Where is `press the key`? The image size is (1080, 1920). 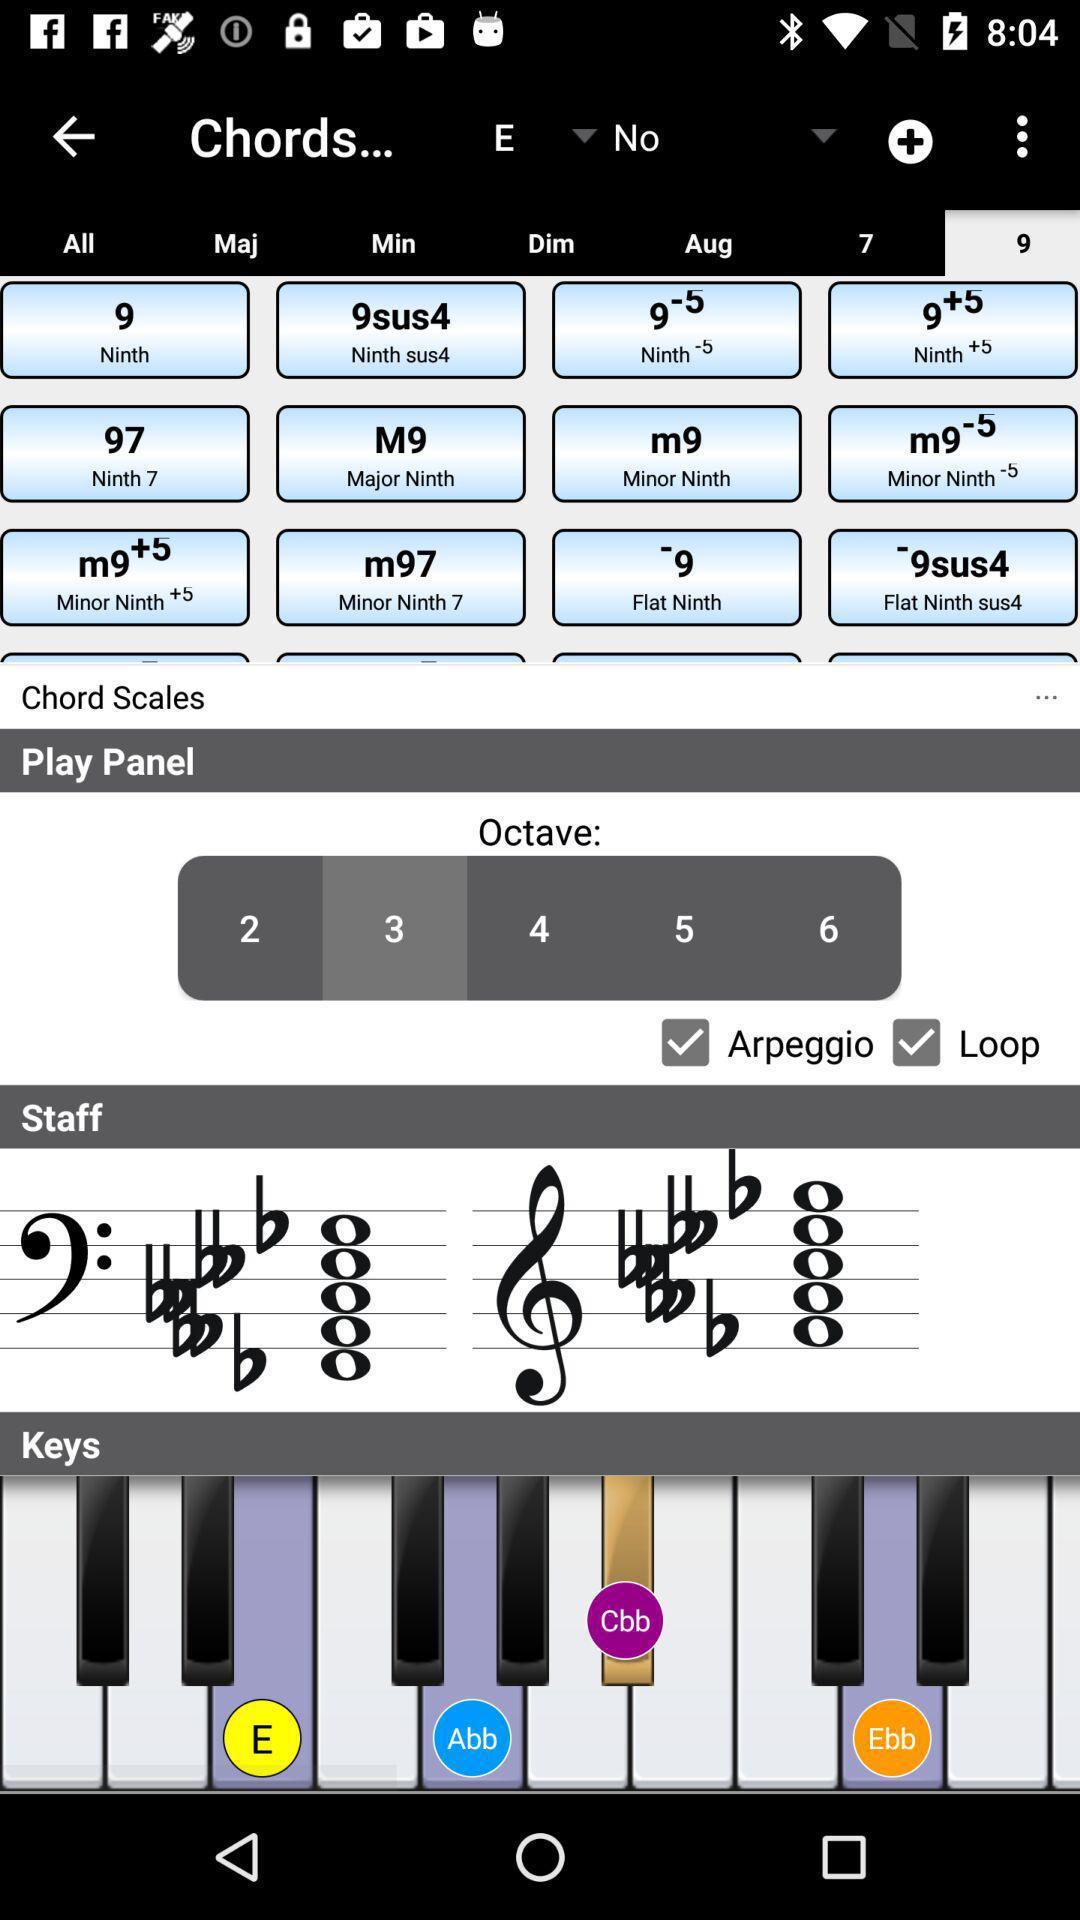 press the key is located at coordinates (521, 1579).